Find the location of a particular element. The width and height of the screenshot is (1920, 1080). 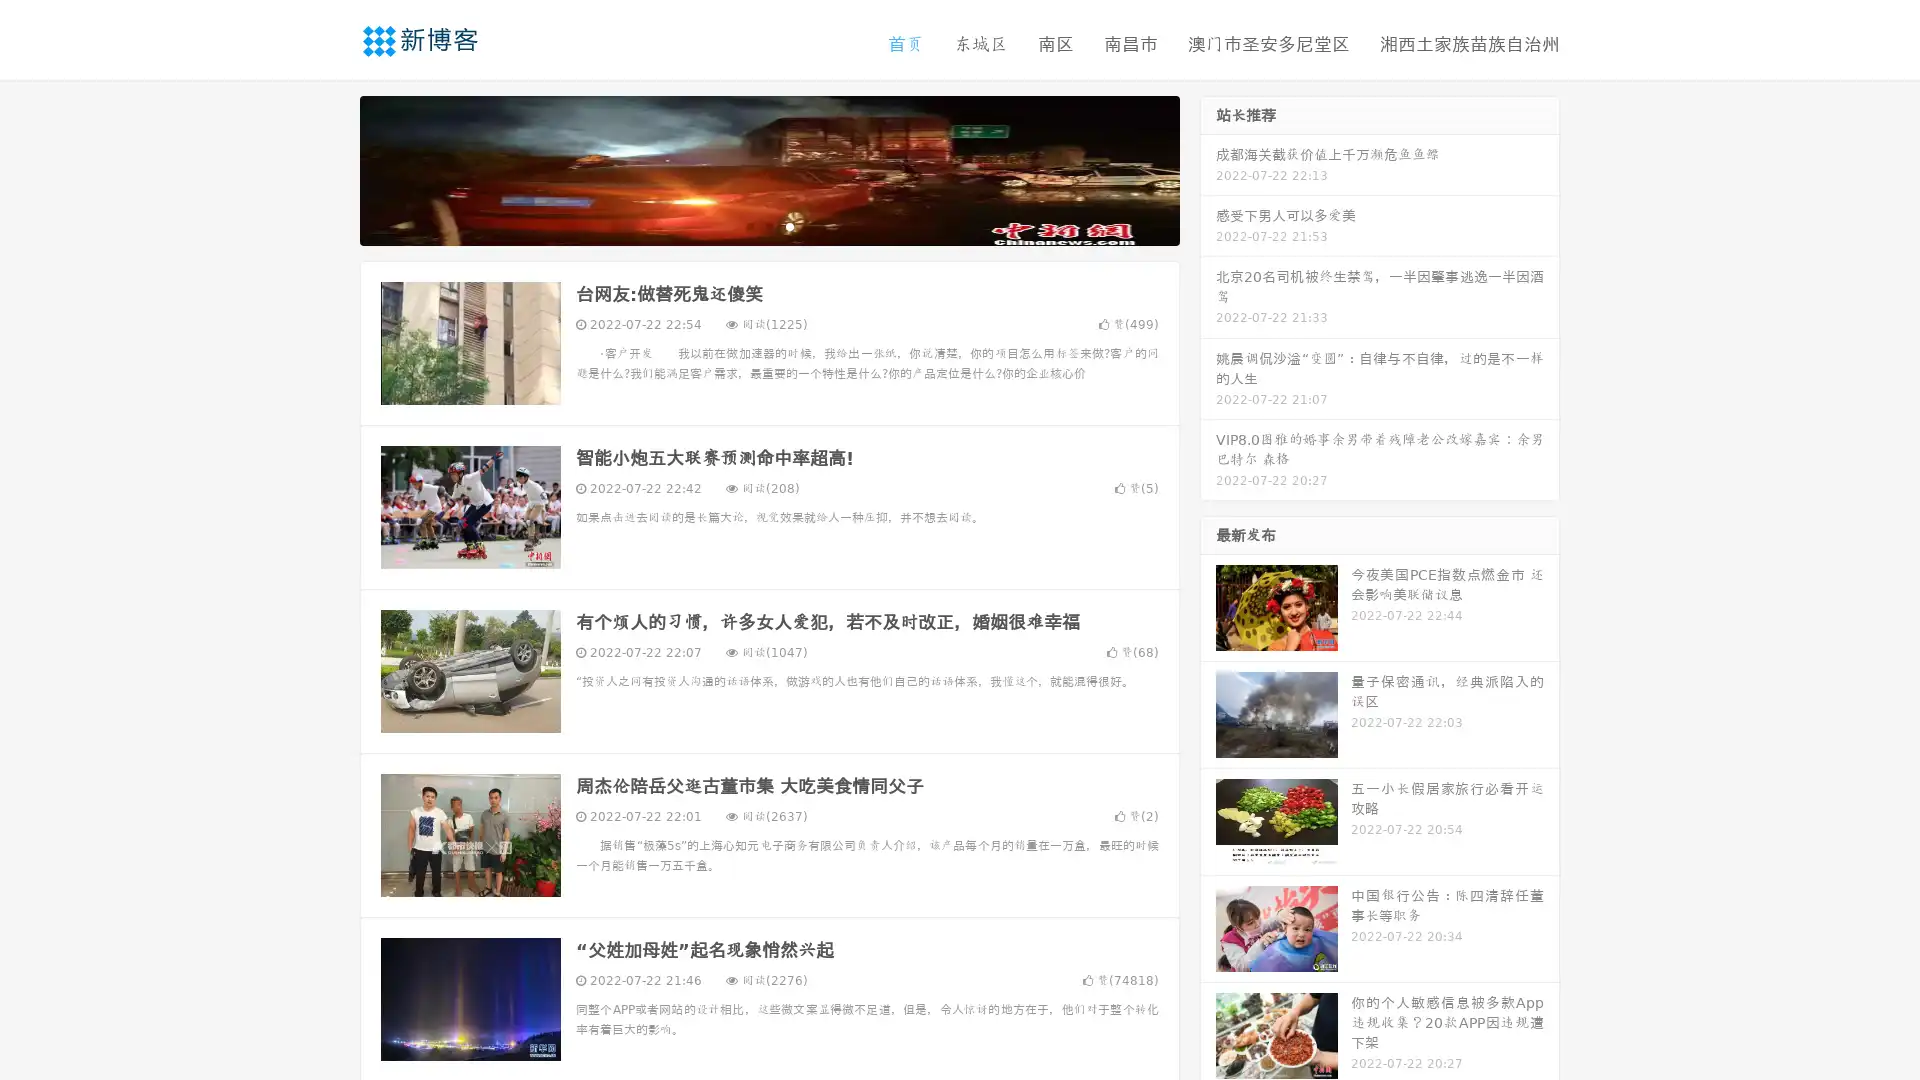

Go to slide 2 is located at coordinates (768, 225).